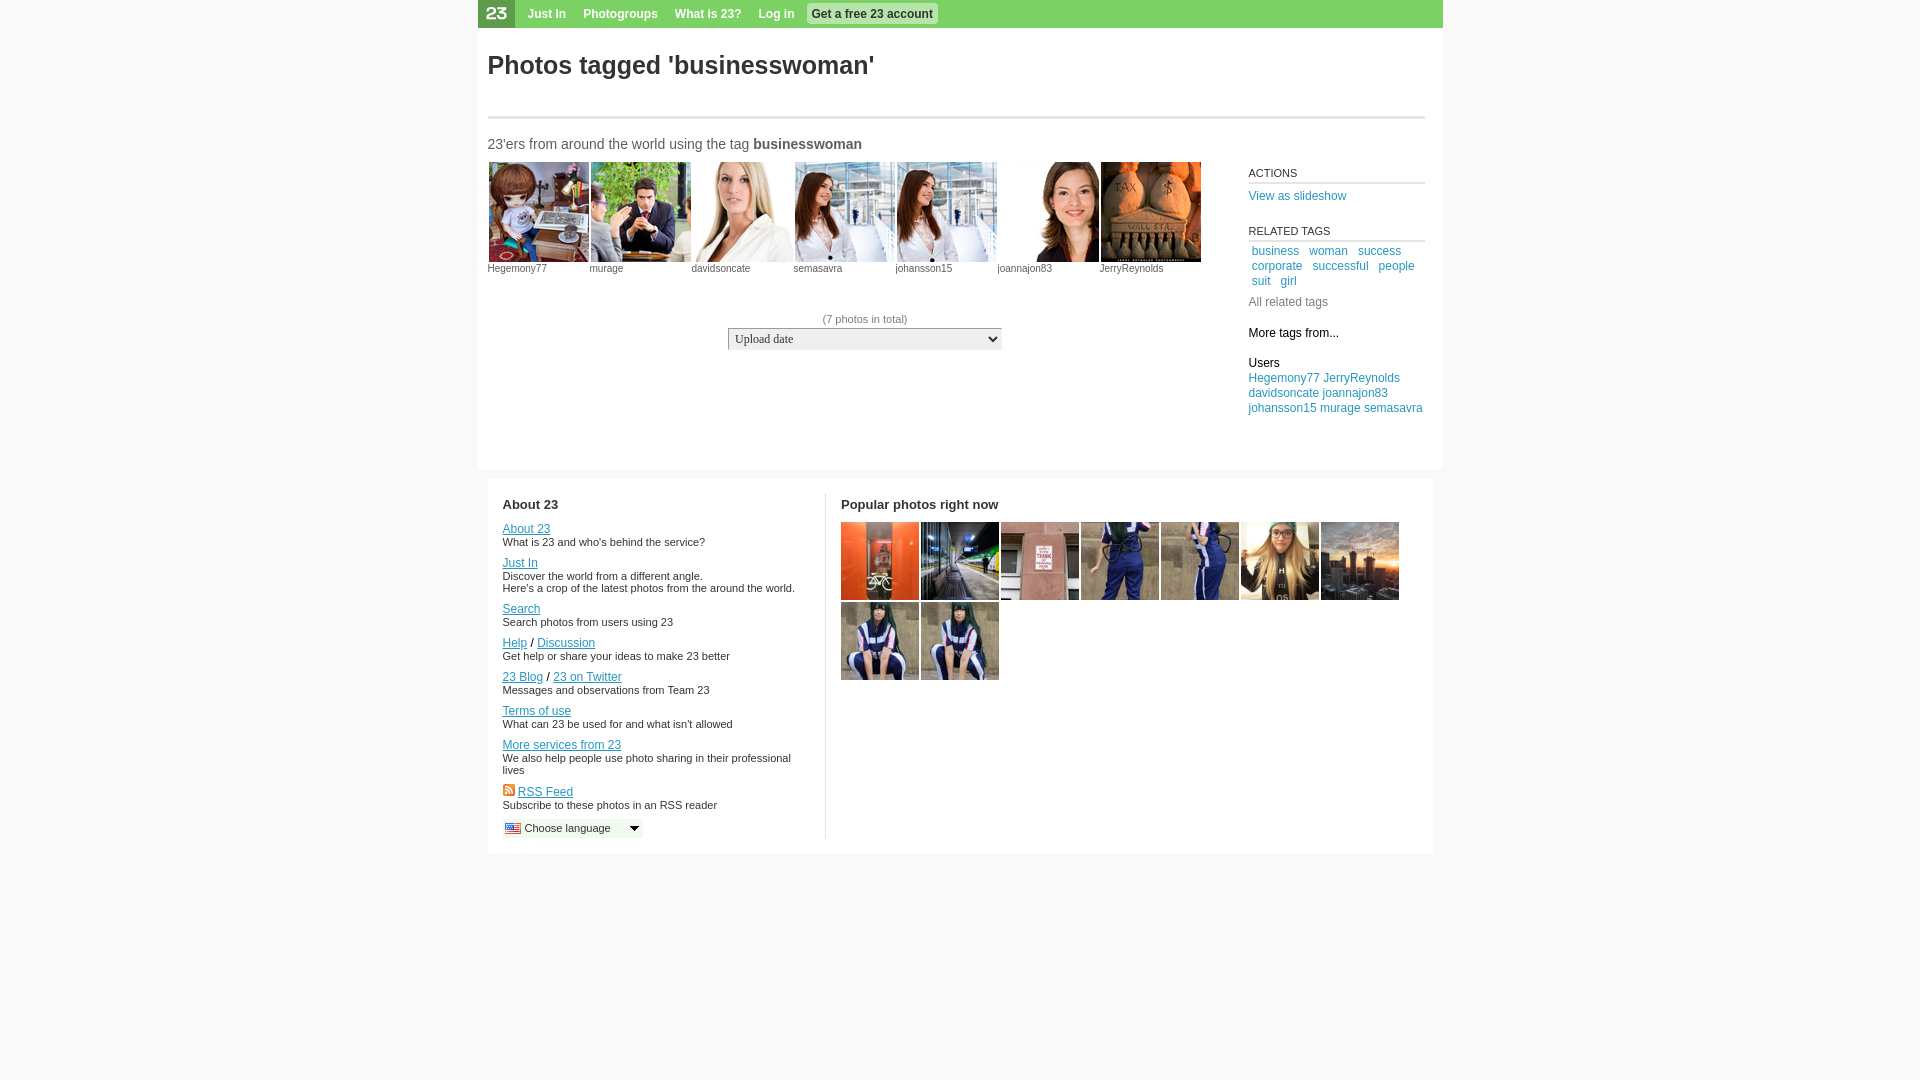 The height and width of the screenshot is (1080, 1920). Describe the element at coordinates (1395, 265) in the screenshot. I see `'people'` at that location.